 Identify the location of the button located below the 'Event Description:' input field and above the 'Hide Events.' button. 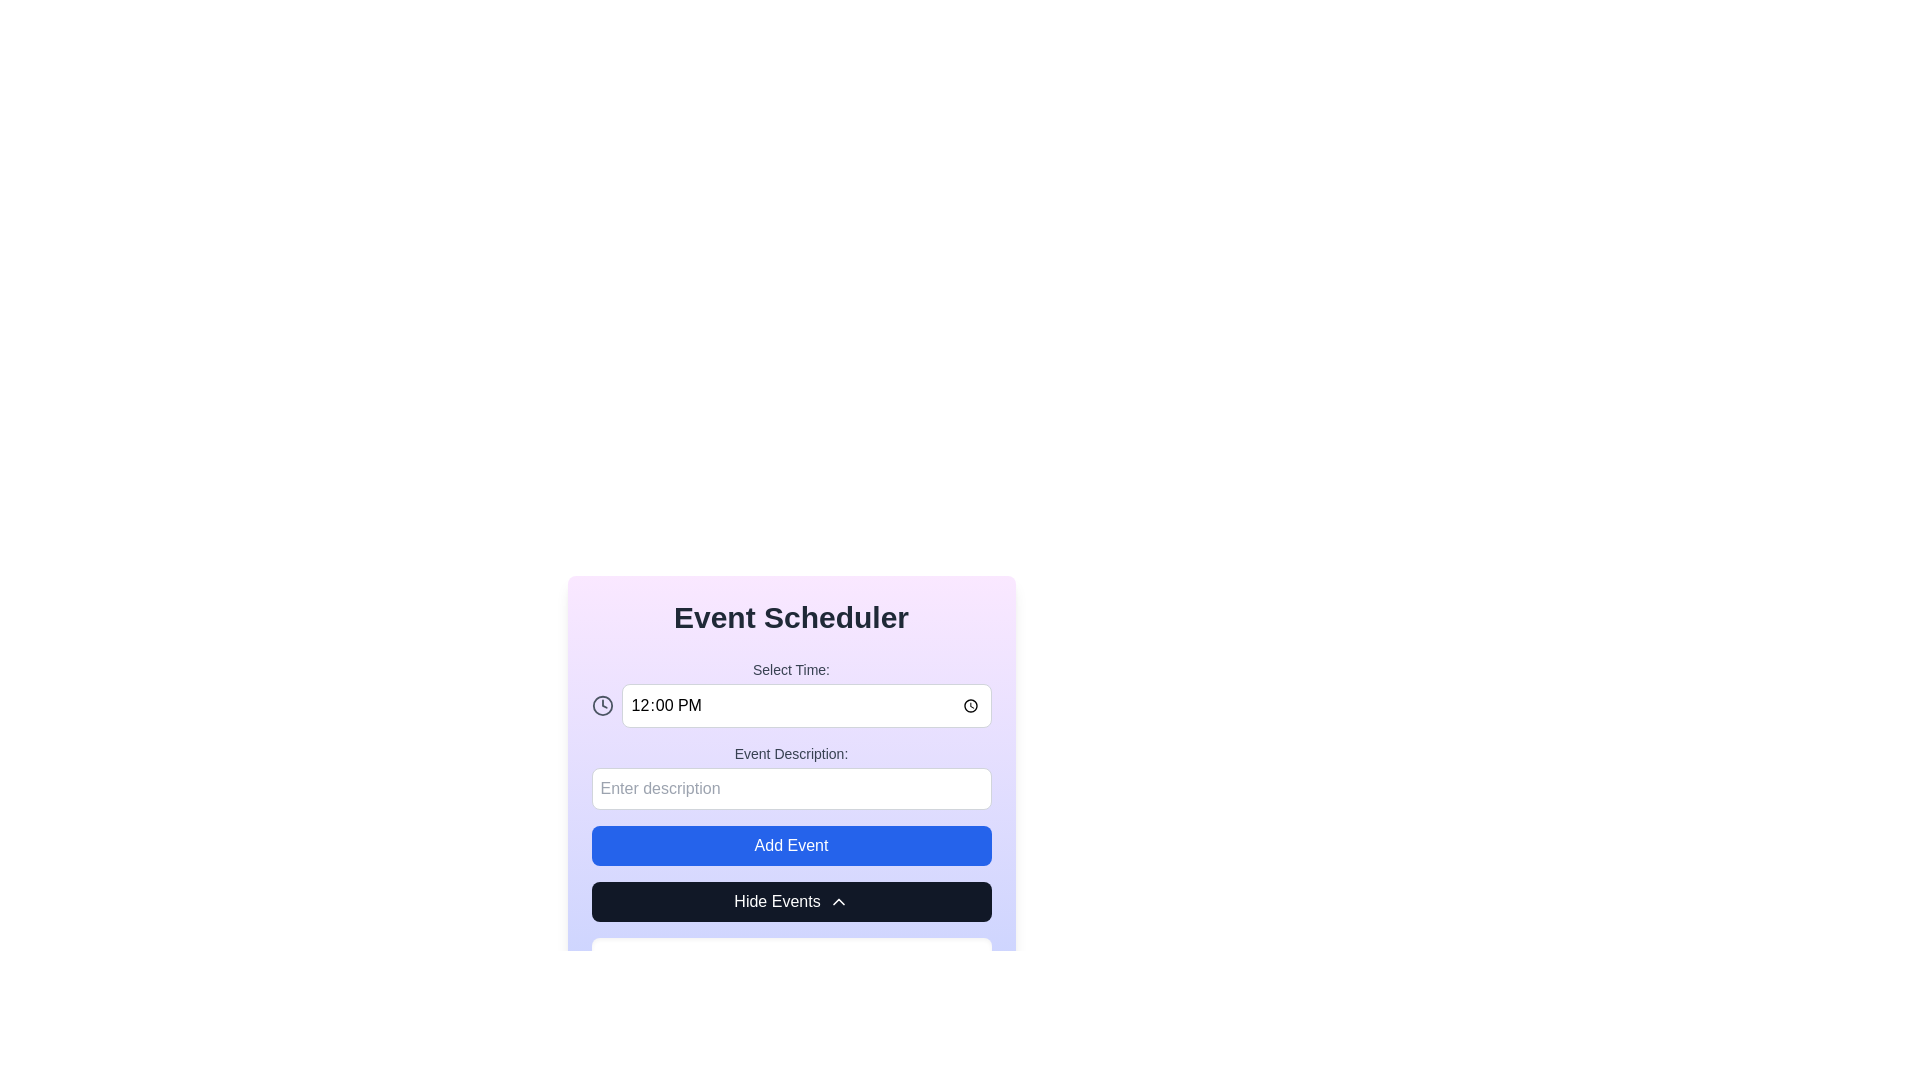
(790, 845).